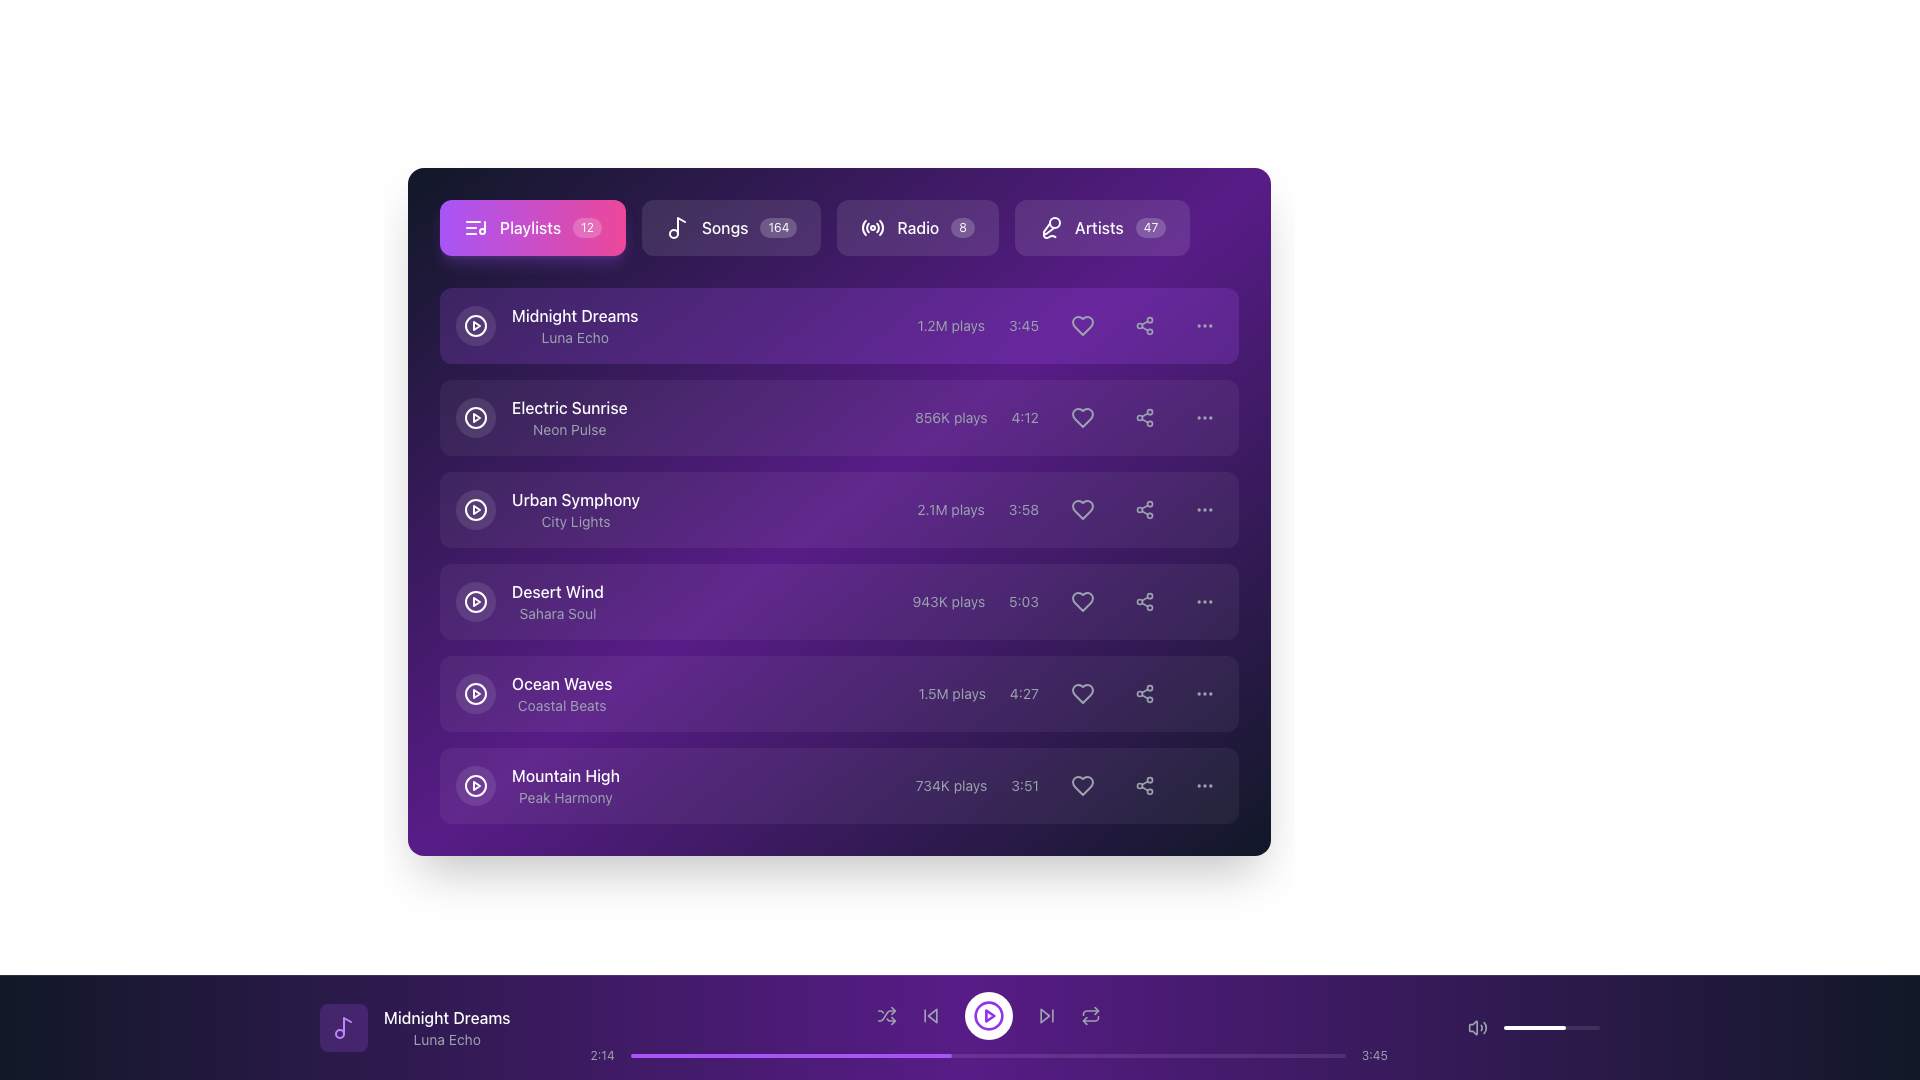 The image size is (1920, 1080). What do you see at coordinates (951, 693) in the screenshot?
I see `the text label indicating the number of plays for the track 'Ocean Waves' in the playlist interface, located between the song title and track duration` at bounding box center [951, 693].